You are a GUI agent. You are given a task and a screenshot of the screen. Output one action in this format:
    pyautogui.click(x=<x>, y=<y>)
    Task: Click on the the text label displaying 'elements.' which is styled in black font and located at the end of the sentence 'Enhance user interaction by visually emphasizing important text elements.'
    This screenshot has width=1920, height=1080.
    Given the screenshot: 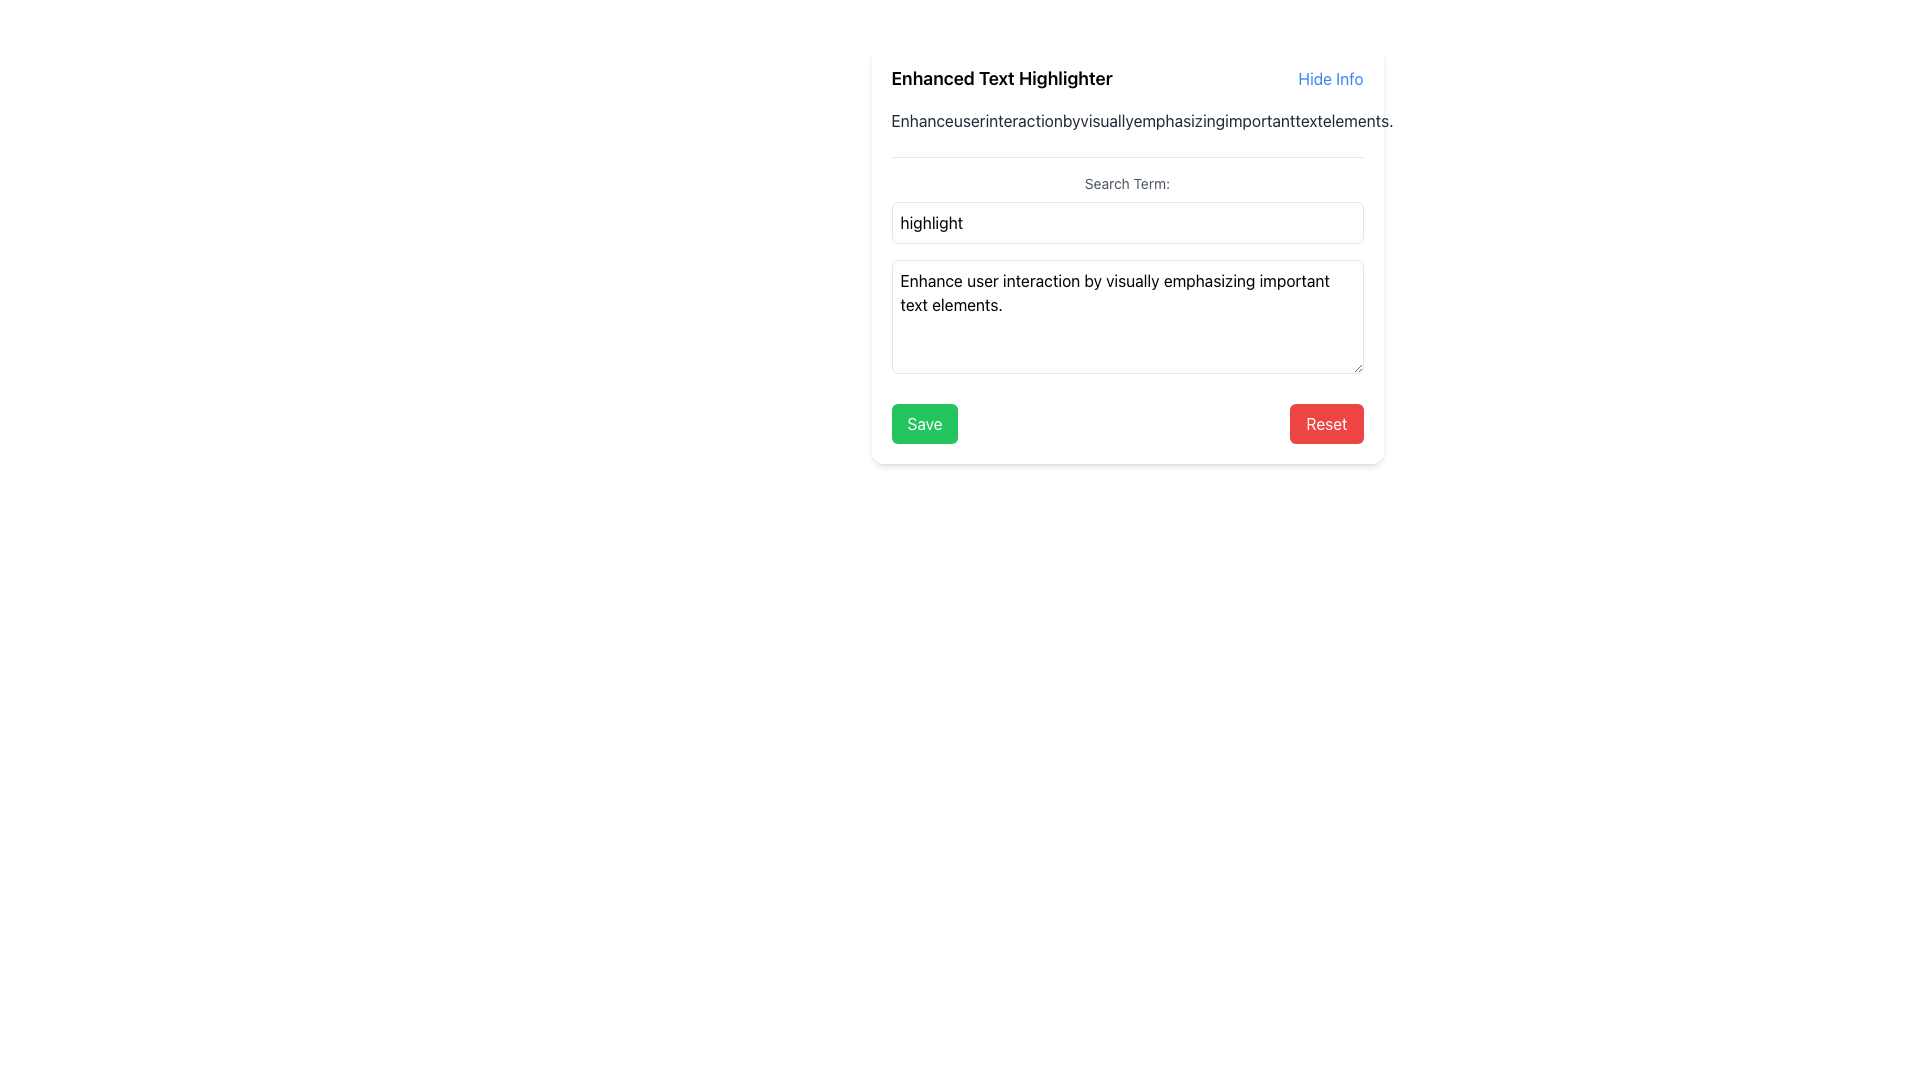 What is the action you would take?
    pyautogui.click(x=1358, y=120)
    